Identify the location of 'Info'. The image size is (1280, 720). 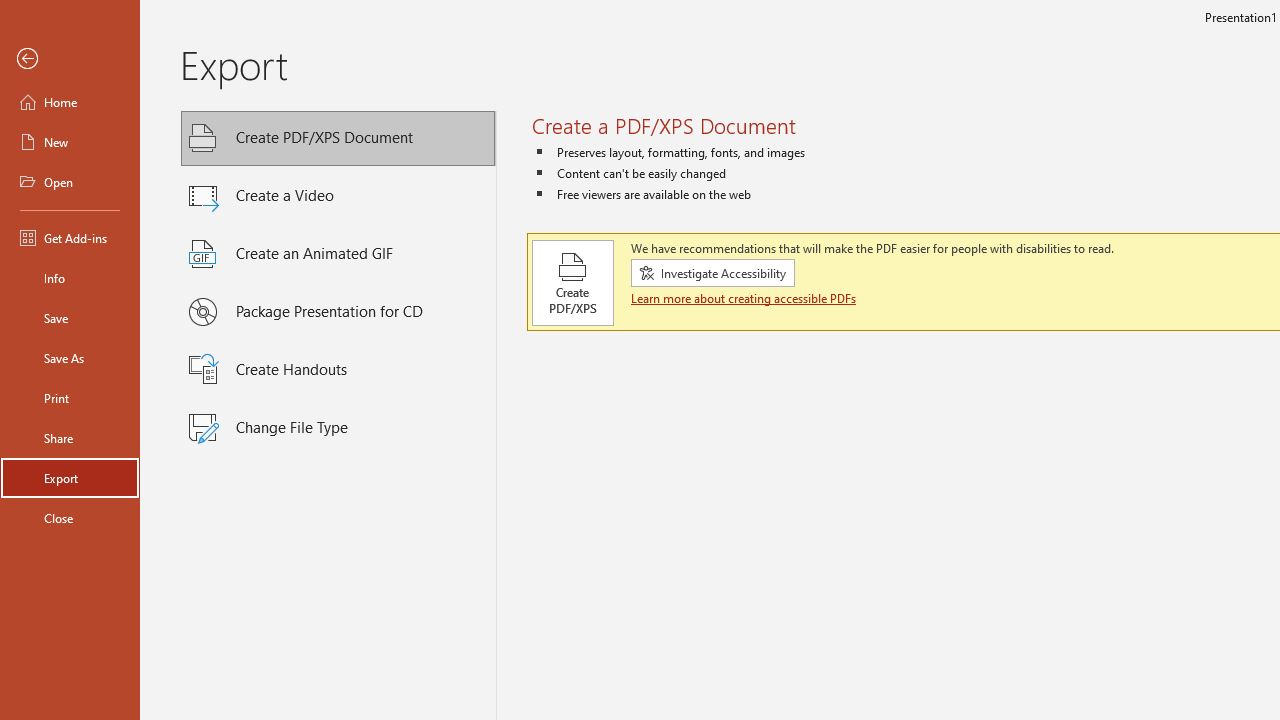
(69, 277).